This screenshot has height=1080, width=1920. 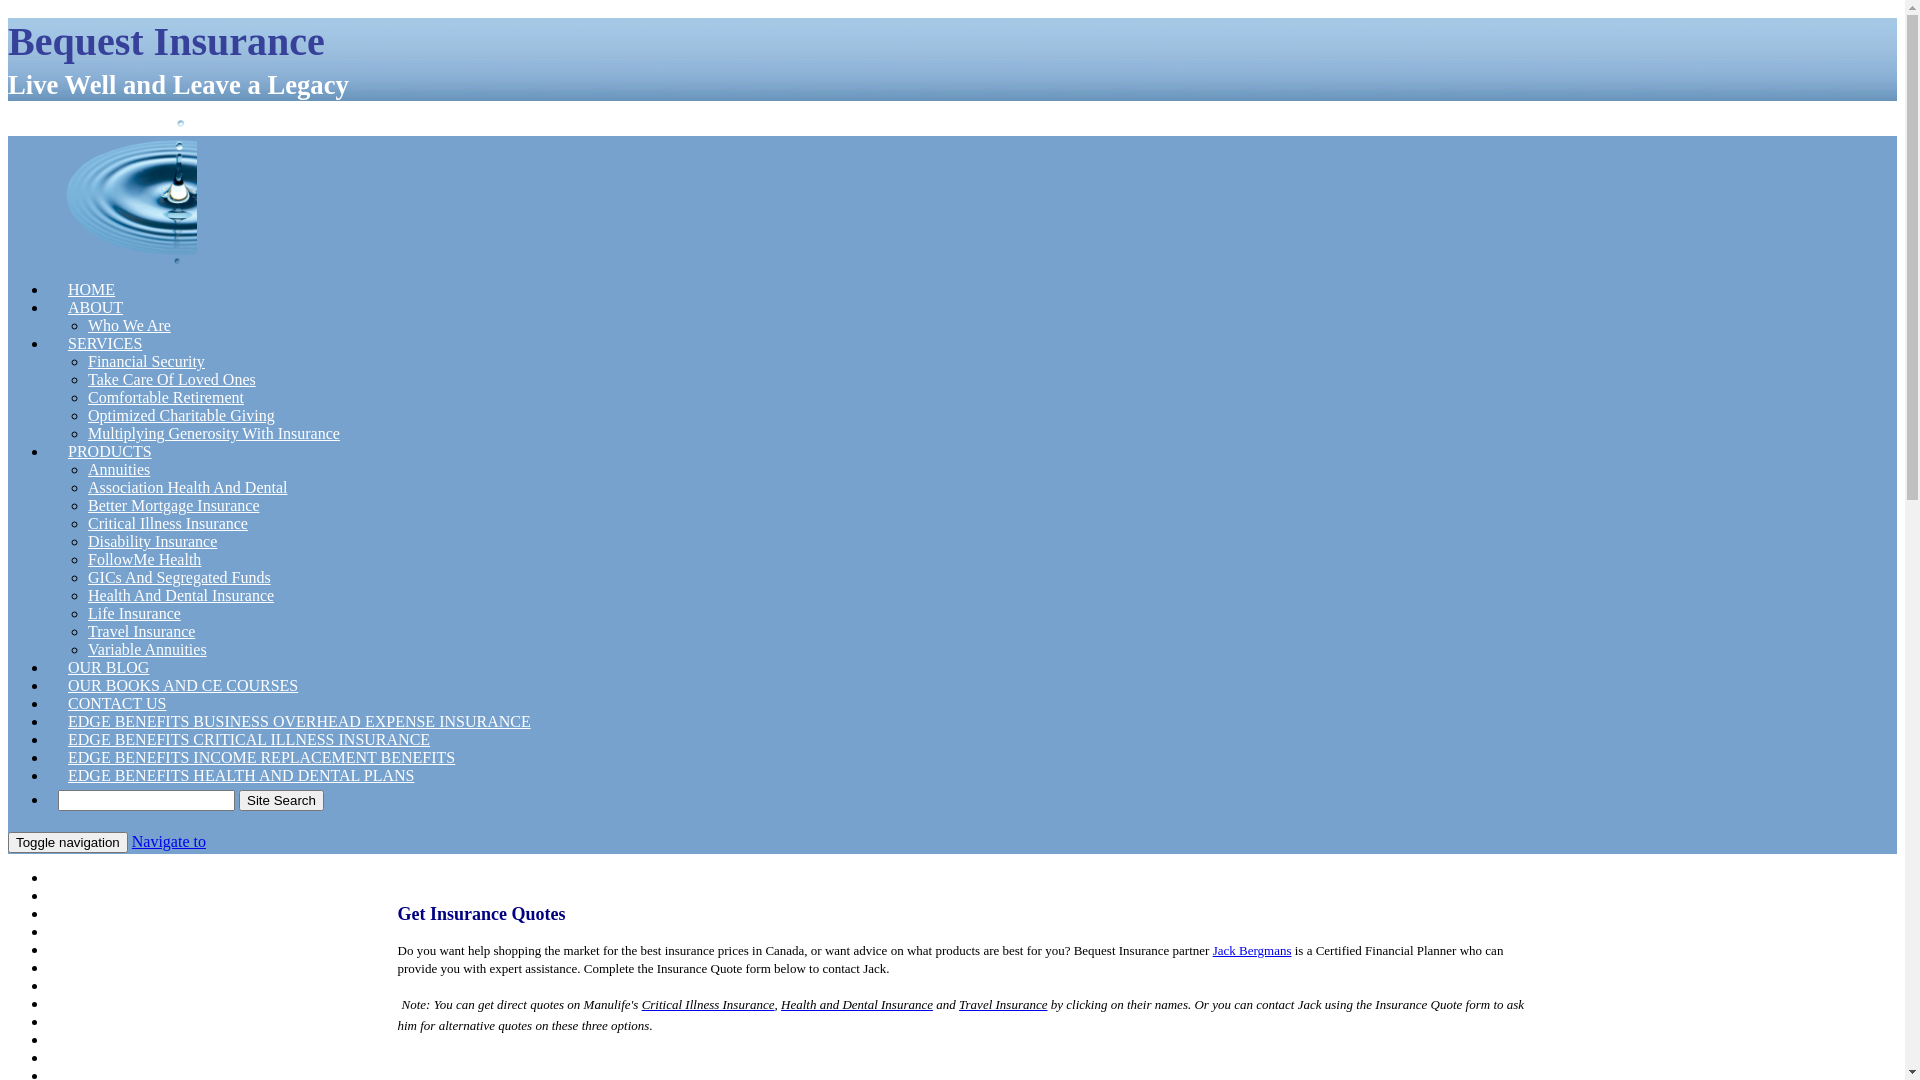 What do you see at coordinates (109, 451) in the screenshot?
I see `'PRODUCTS'` at bounding box center [109, 451].